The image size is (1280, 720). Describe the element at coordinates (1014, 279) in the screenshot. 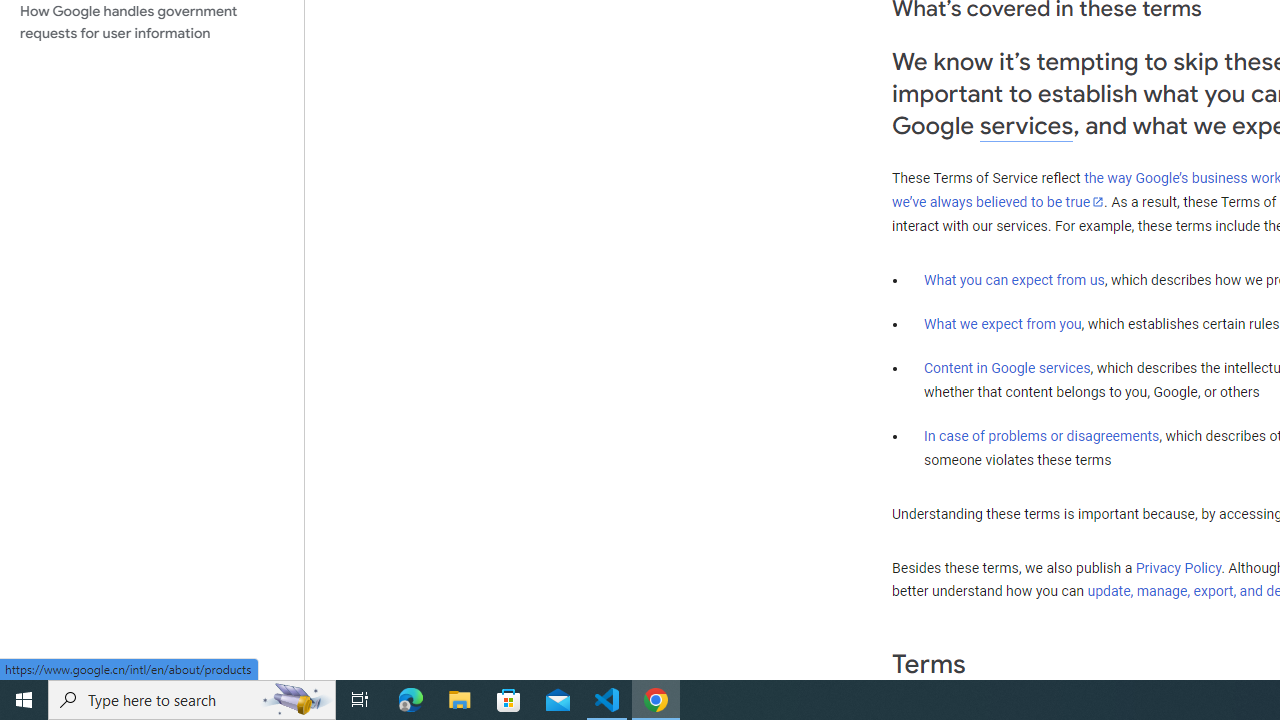

I see `'What you can expect from us'` at that location.